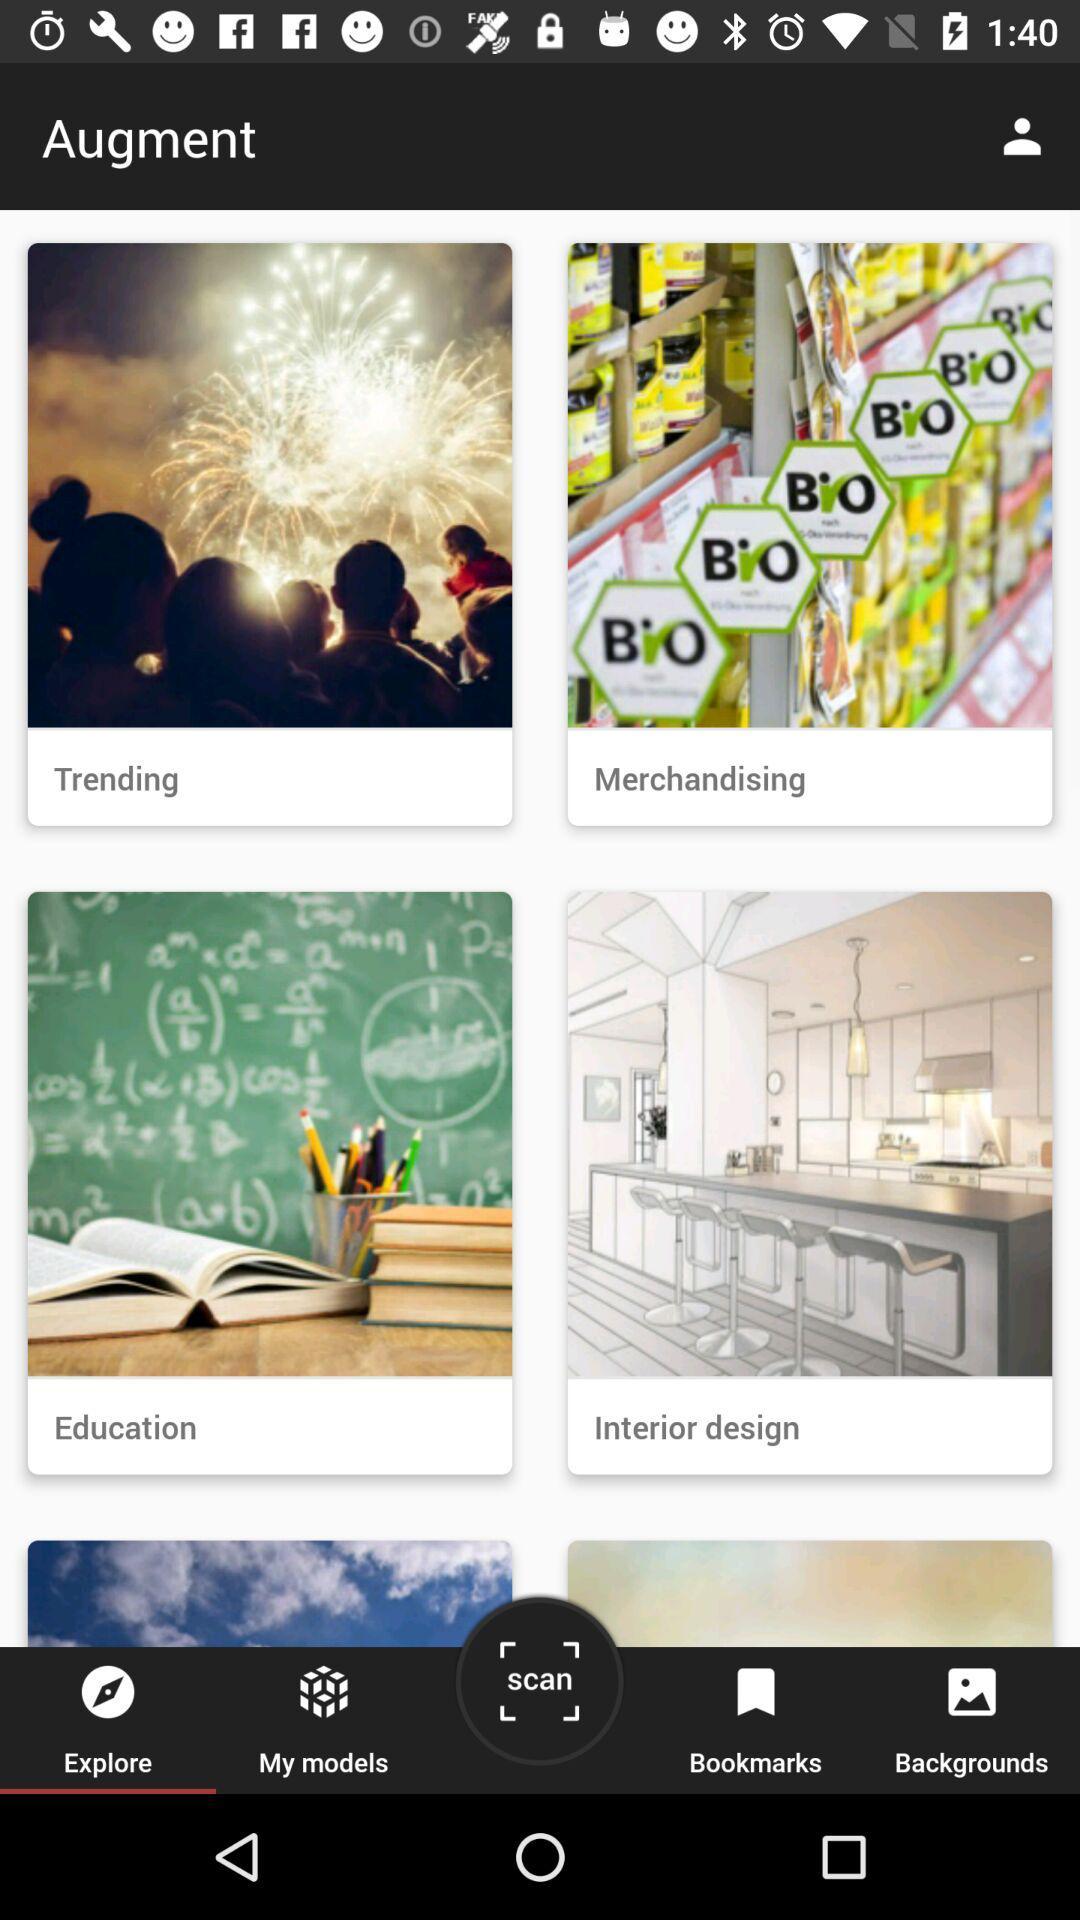 The height and width of the screenshot is (1920, 1080). I want to click on item to the right of the augment item, so click(1027, 135).